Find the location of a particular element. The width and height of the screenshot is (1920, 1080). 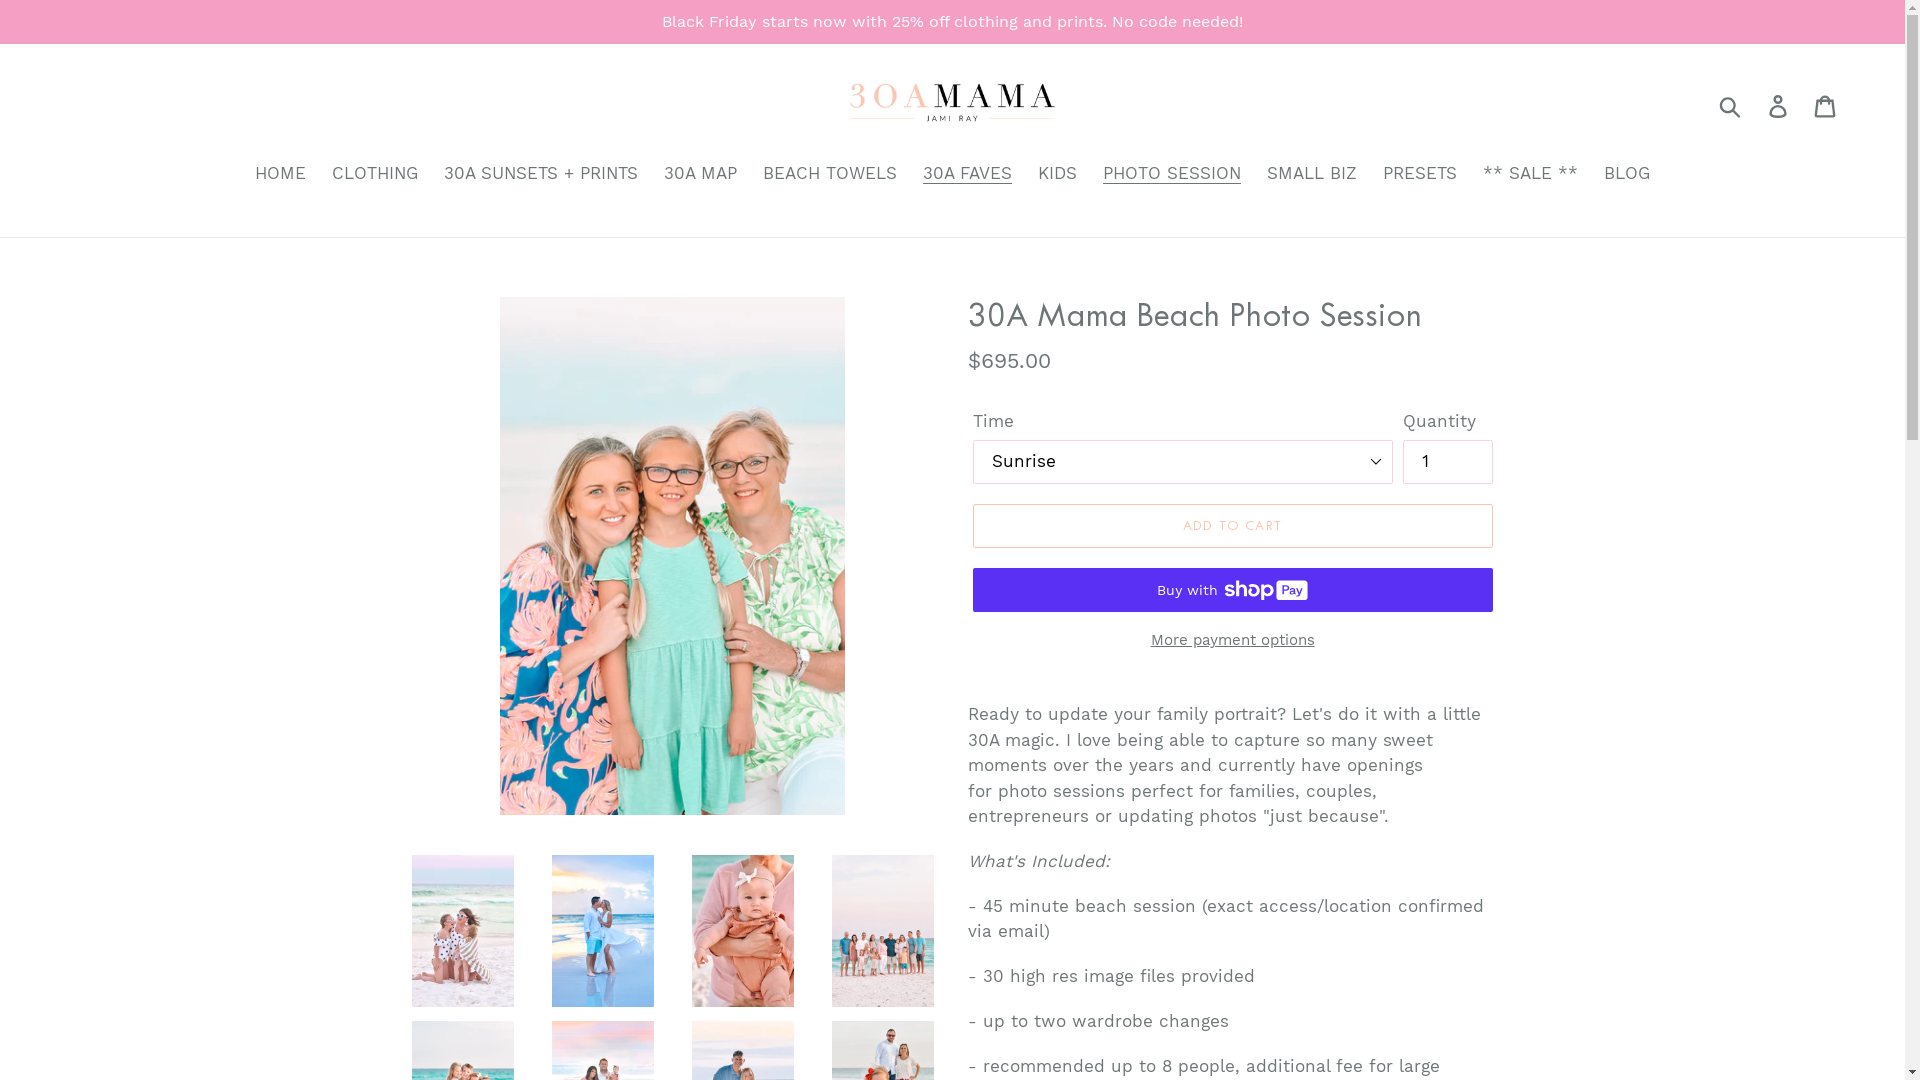

'30A MAP' is located at coordinates (700, 174).